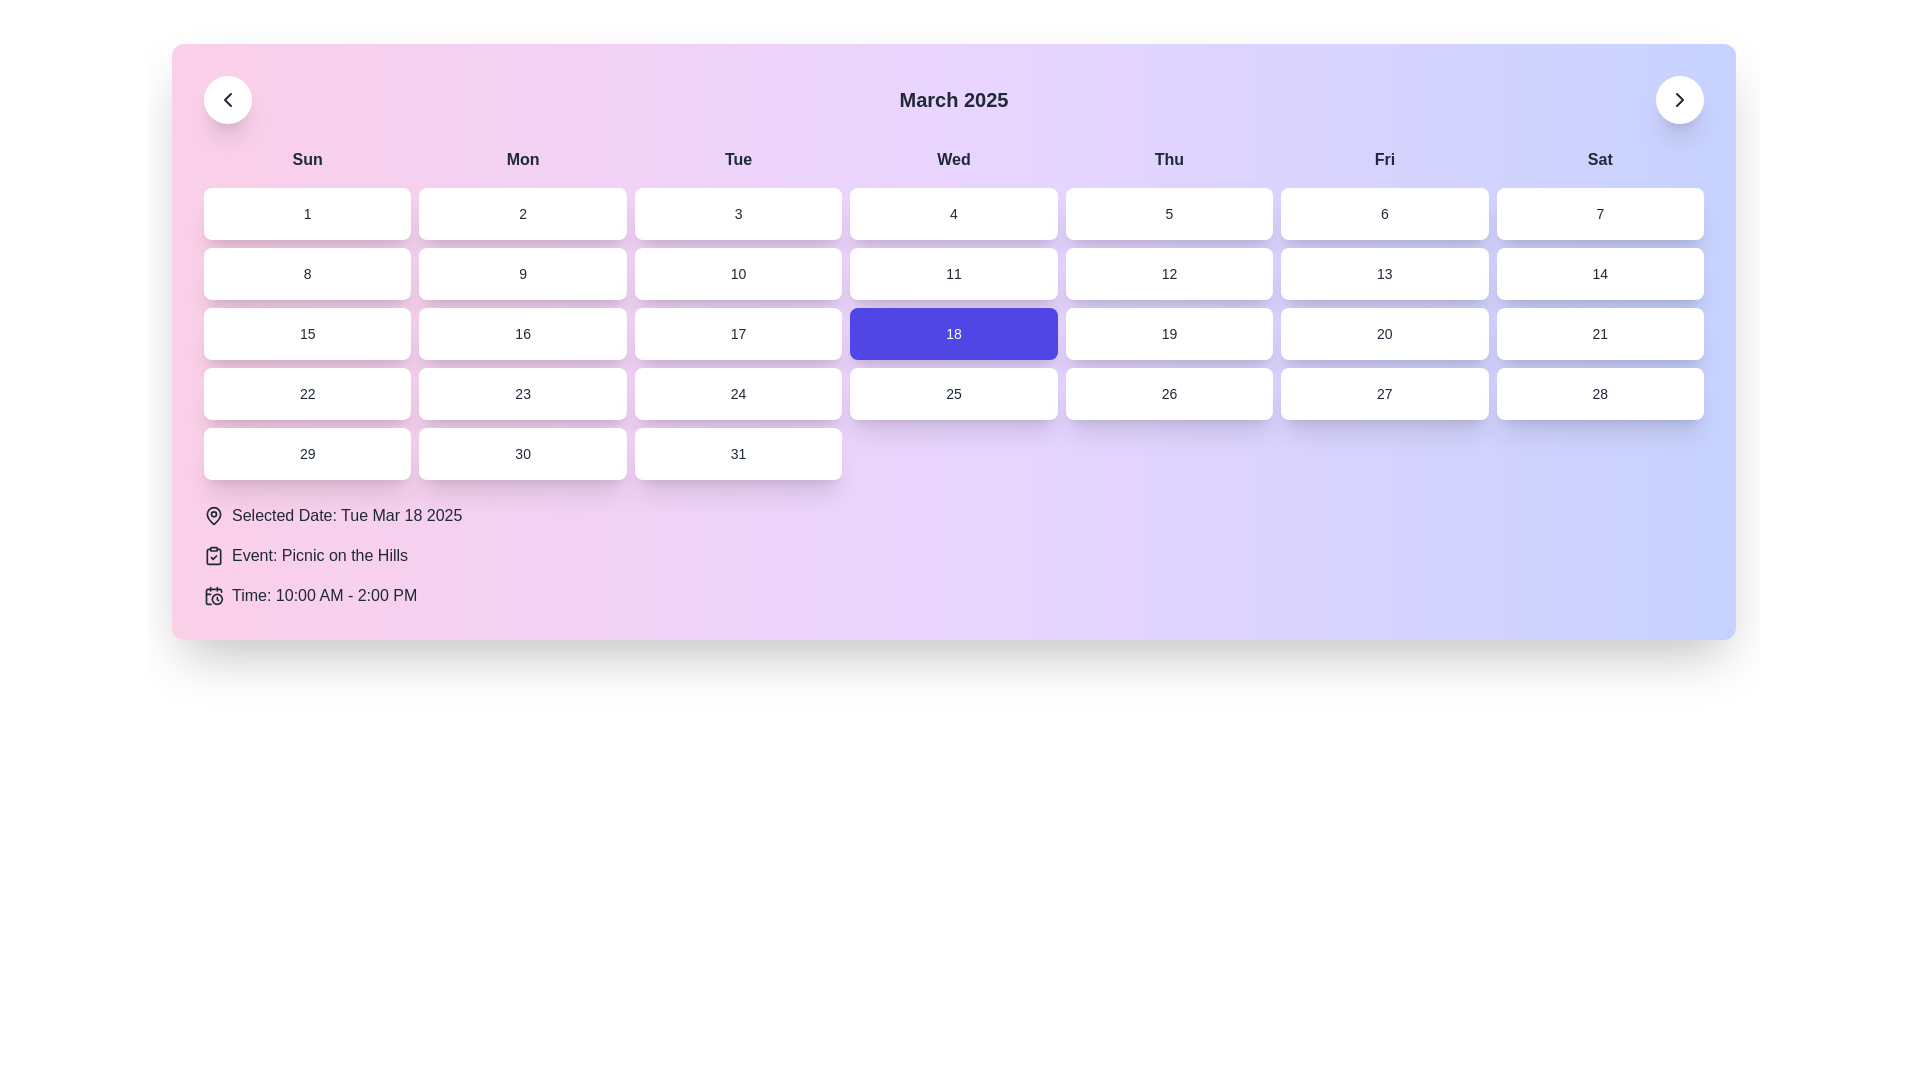 The image size is (1920, 1080). I want to click on the button representing the 19th day in the calendar interface, located in the fifth position of the third row under the 'Thu' column, so click(1169, 333).